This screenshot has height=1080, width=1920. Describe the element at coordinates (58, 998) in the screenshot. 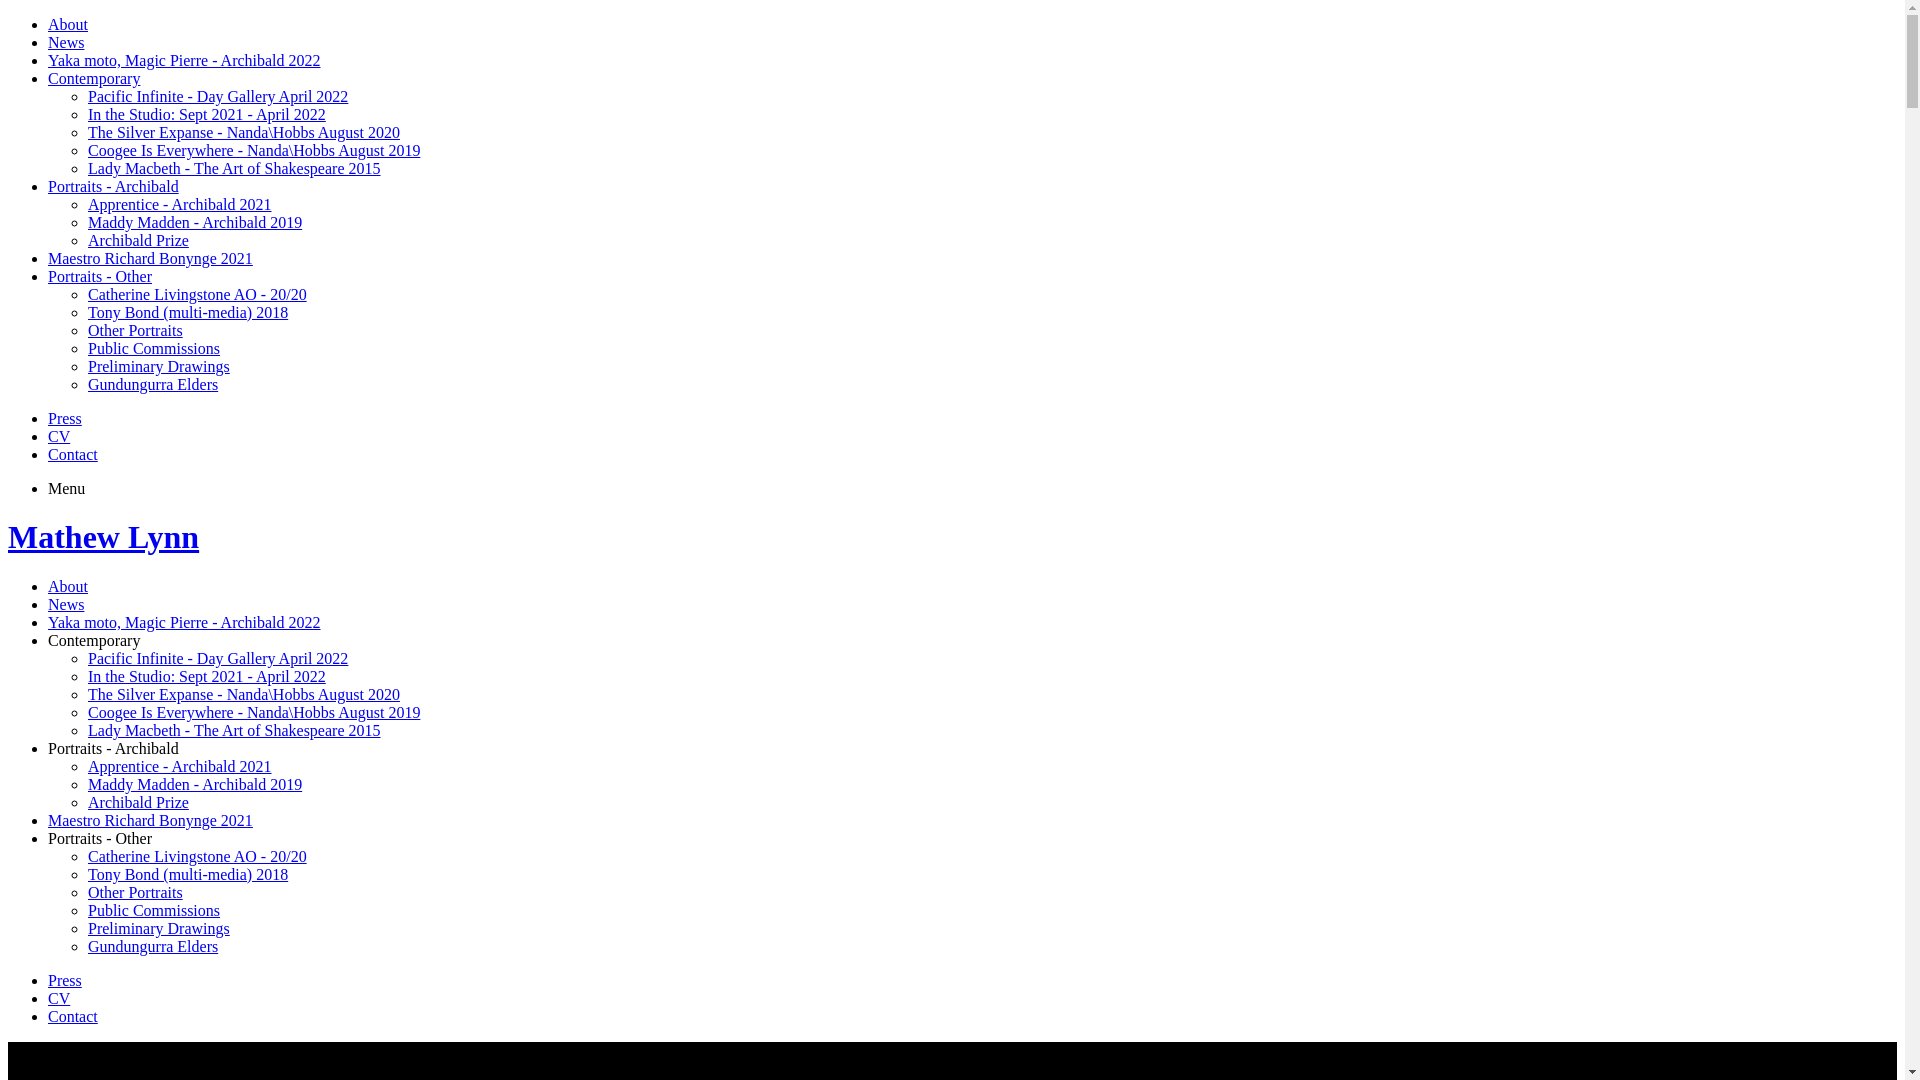

I see `'CV'` at that location.